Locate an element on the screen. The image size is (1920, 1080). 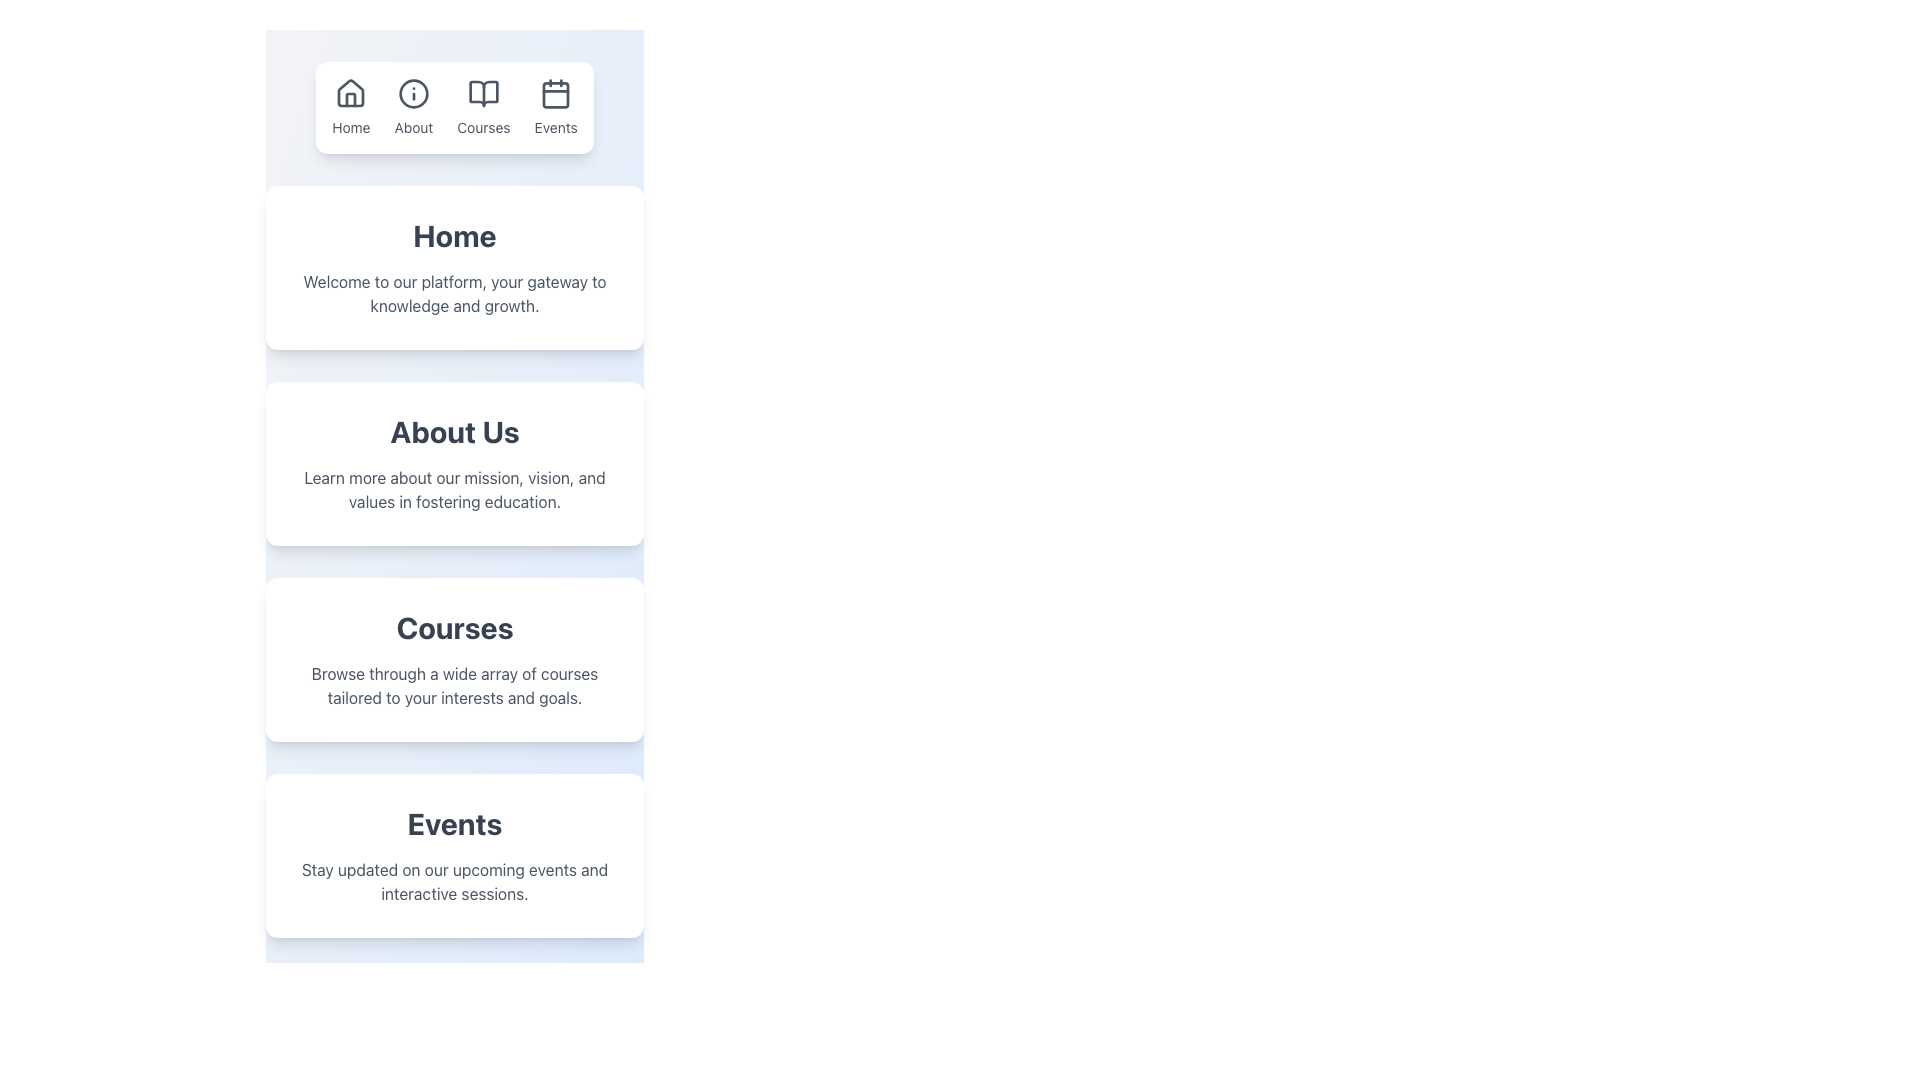
the house SVG icon located in the first position of the horizontal navigation bar is located at coordinates (351, 93).